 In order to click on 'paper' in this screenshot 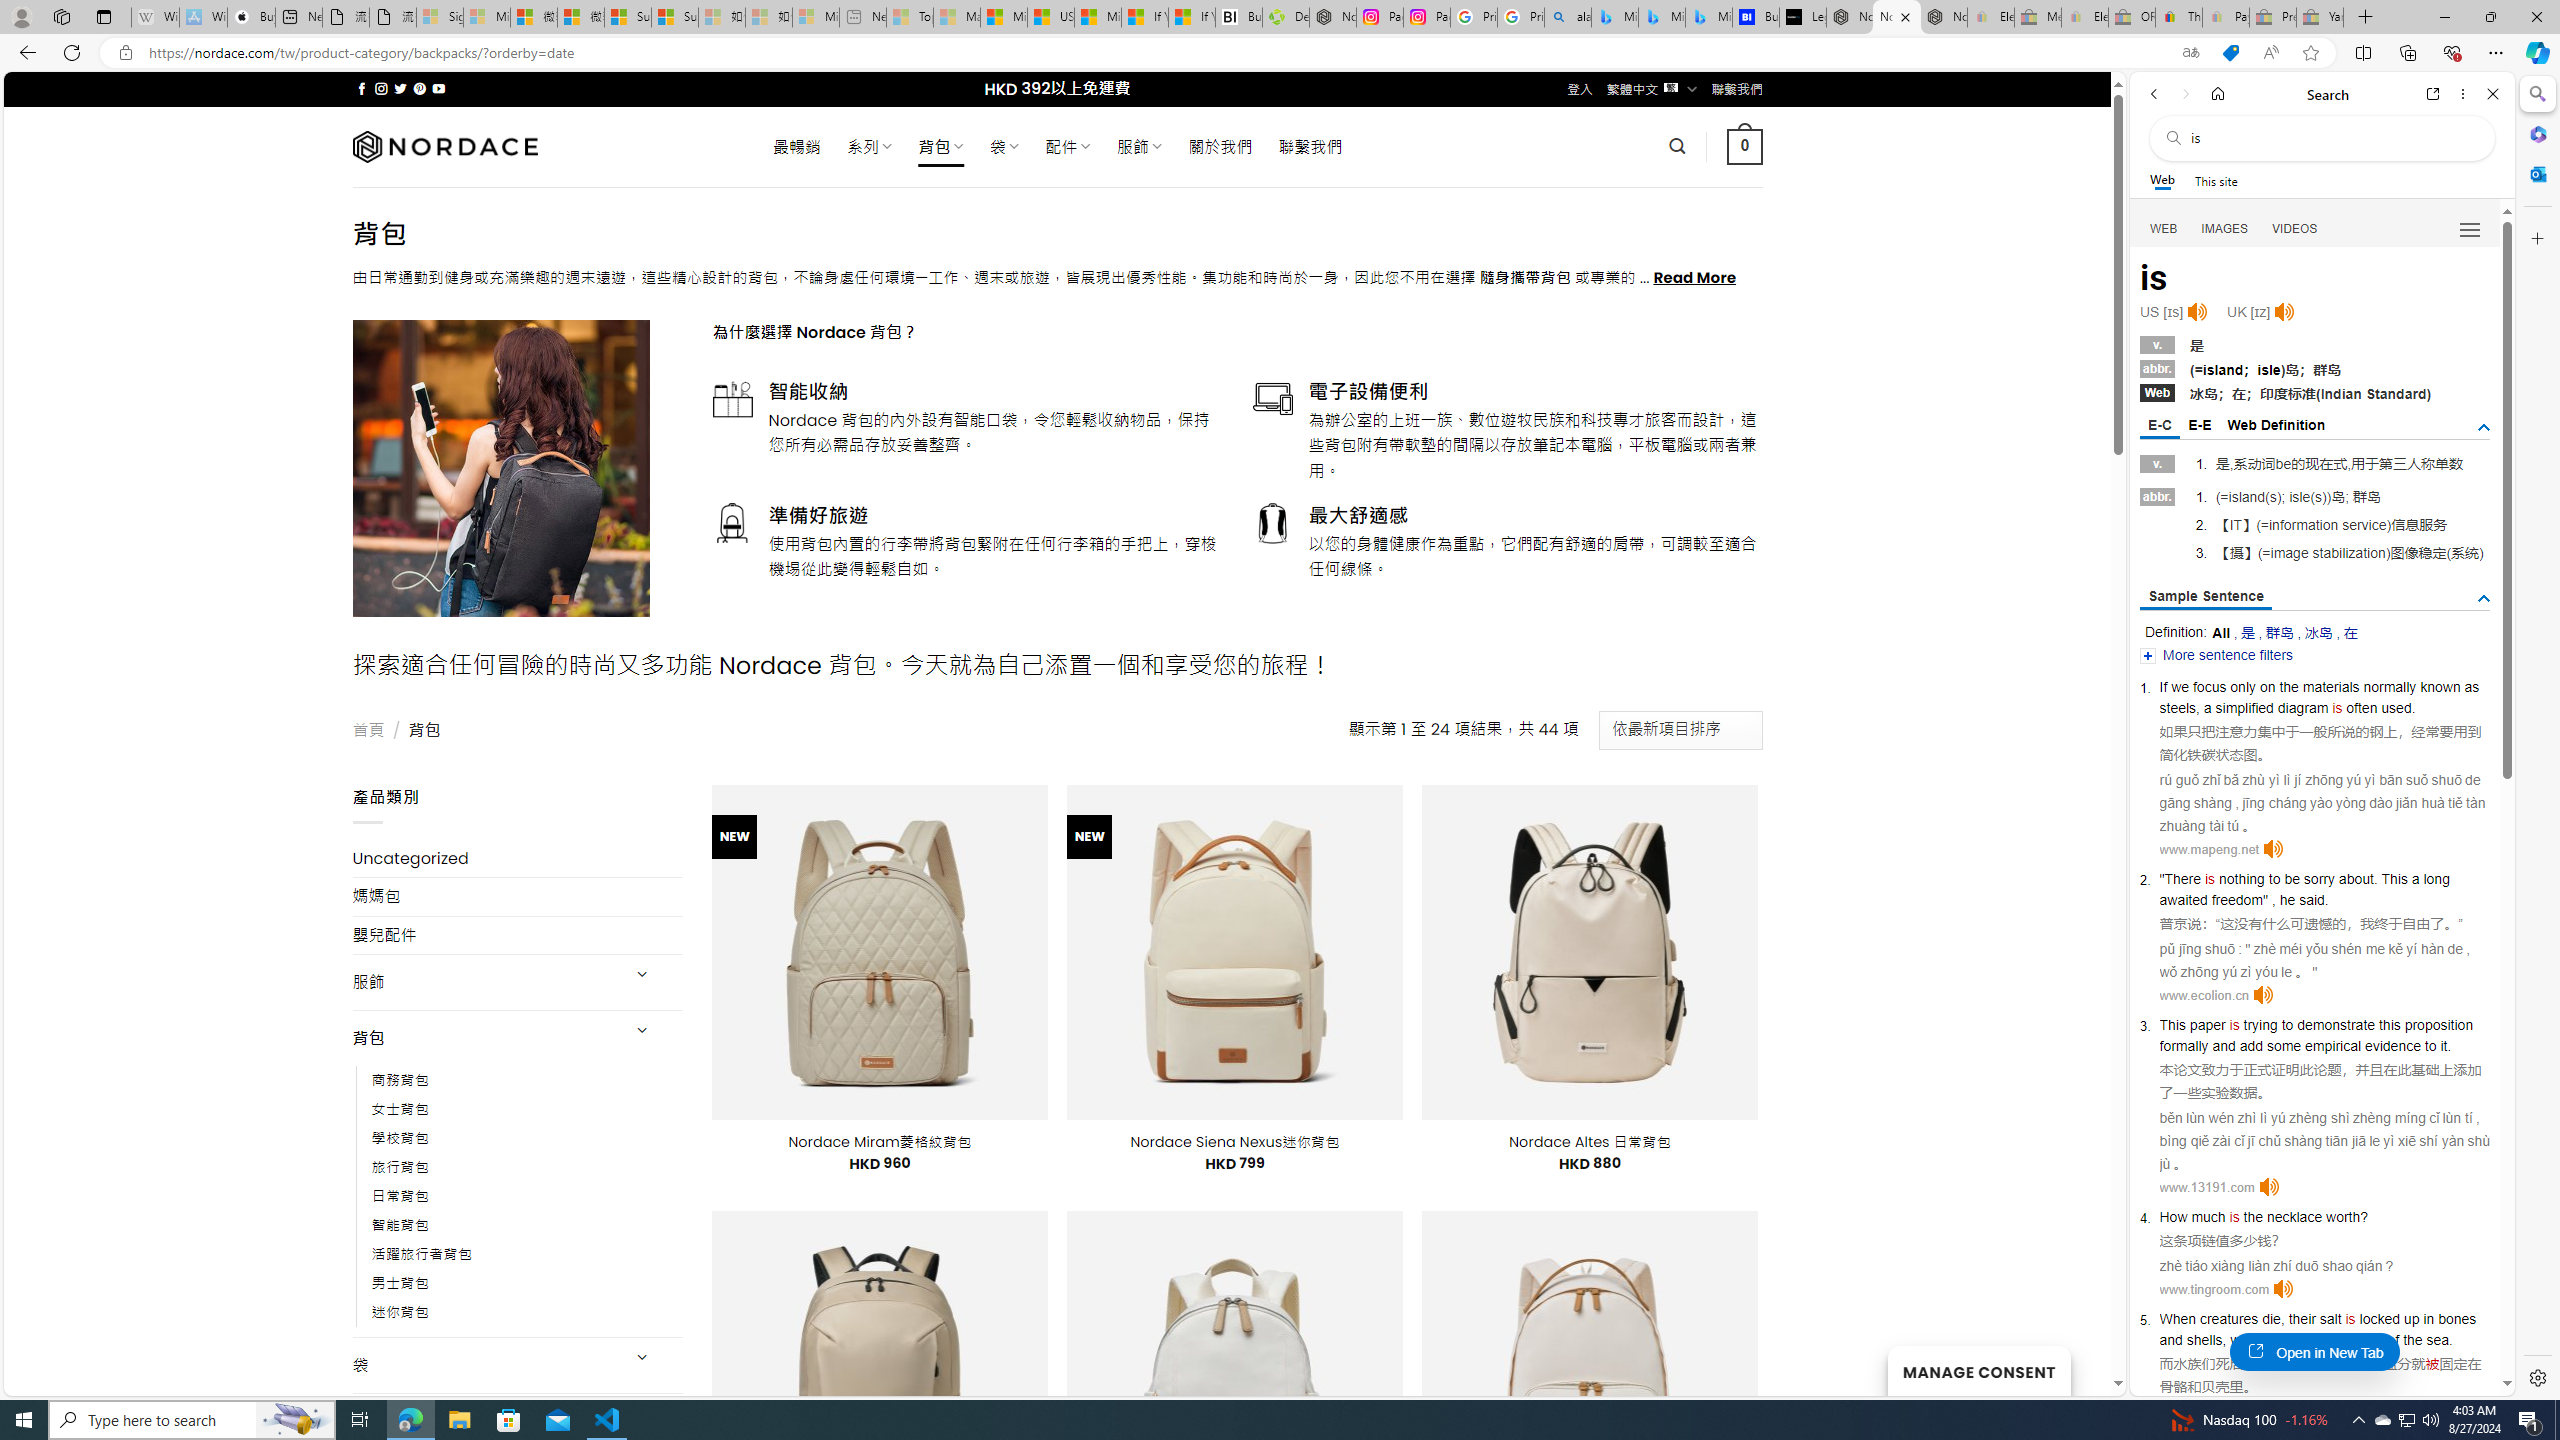, I will do `click(2208, 1023)`.